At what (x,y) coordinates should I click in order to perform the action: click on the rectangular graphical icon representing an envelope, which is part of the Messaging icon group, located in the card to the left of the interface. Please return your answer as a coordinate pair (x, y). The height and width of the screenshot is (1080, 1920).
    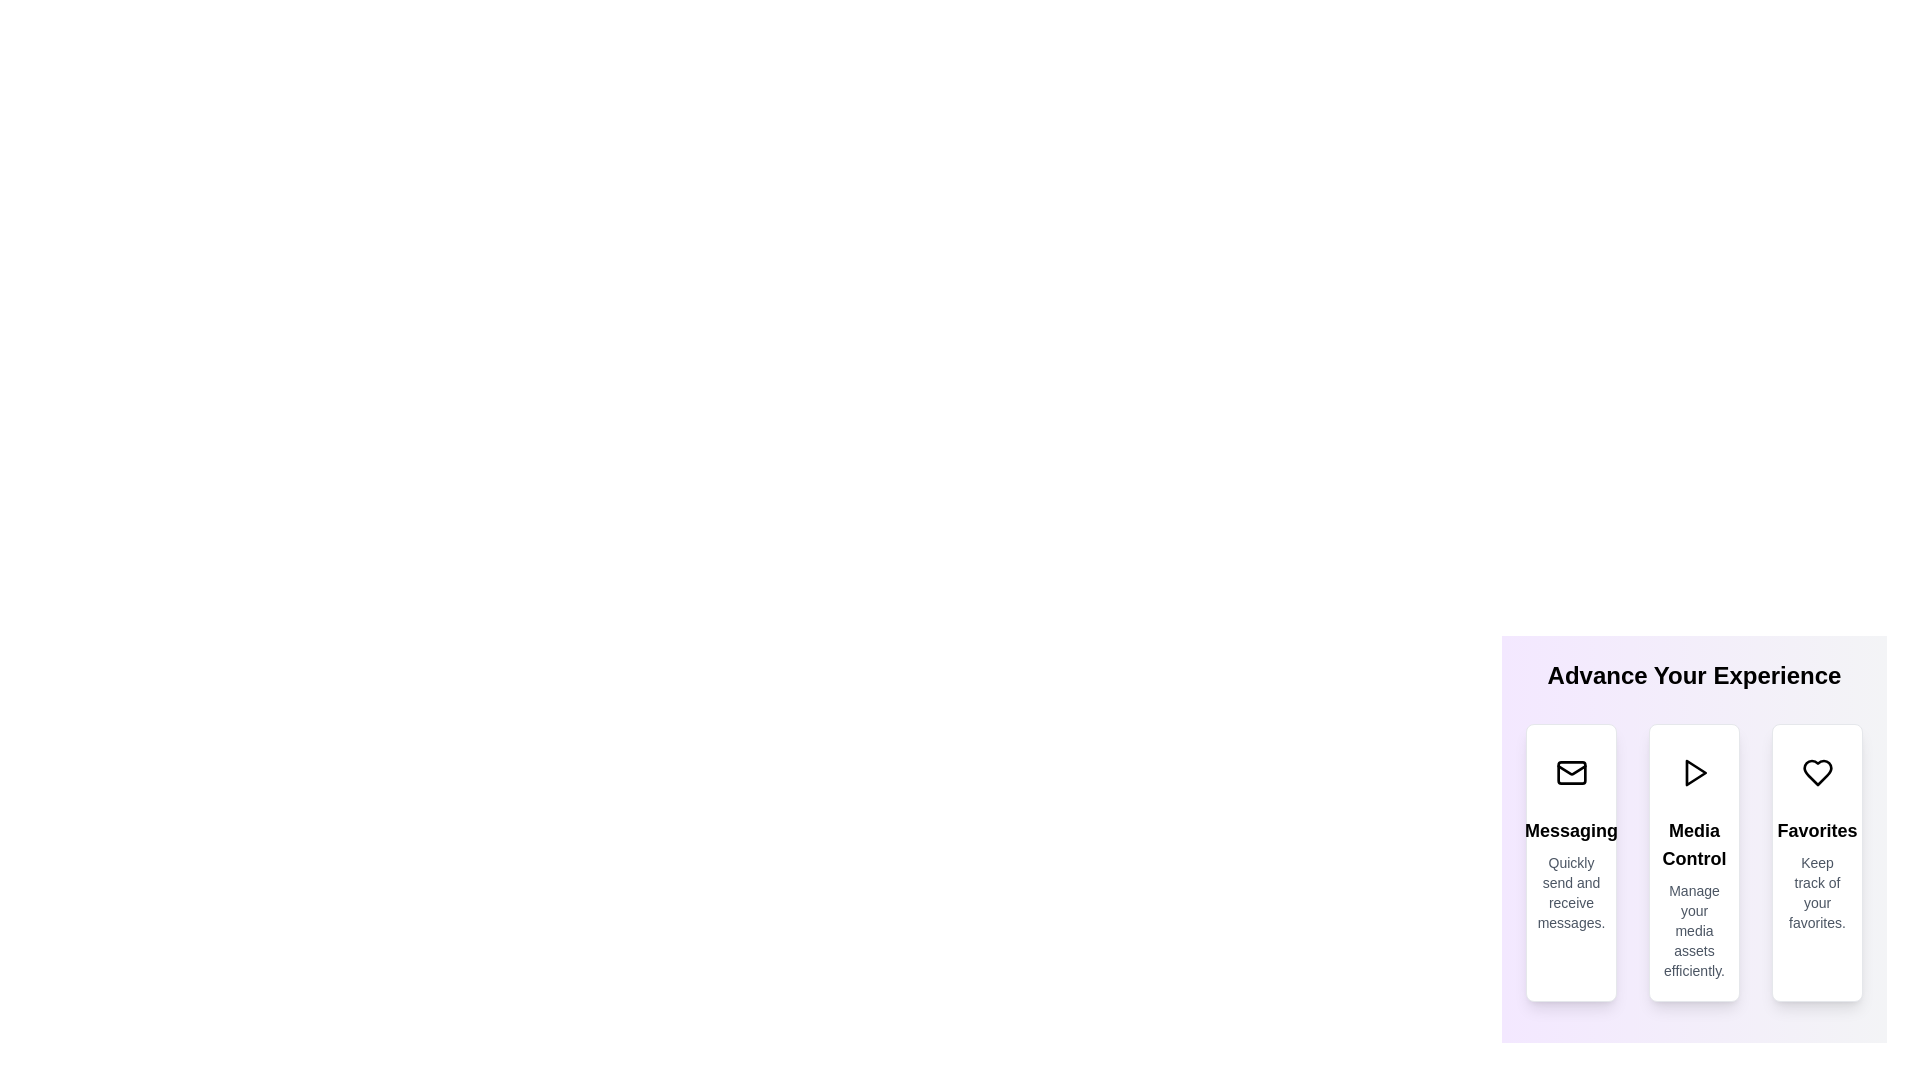
    Looking at the image, I should click on (1570, 771).